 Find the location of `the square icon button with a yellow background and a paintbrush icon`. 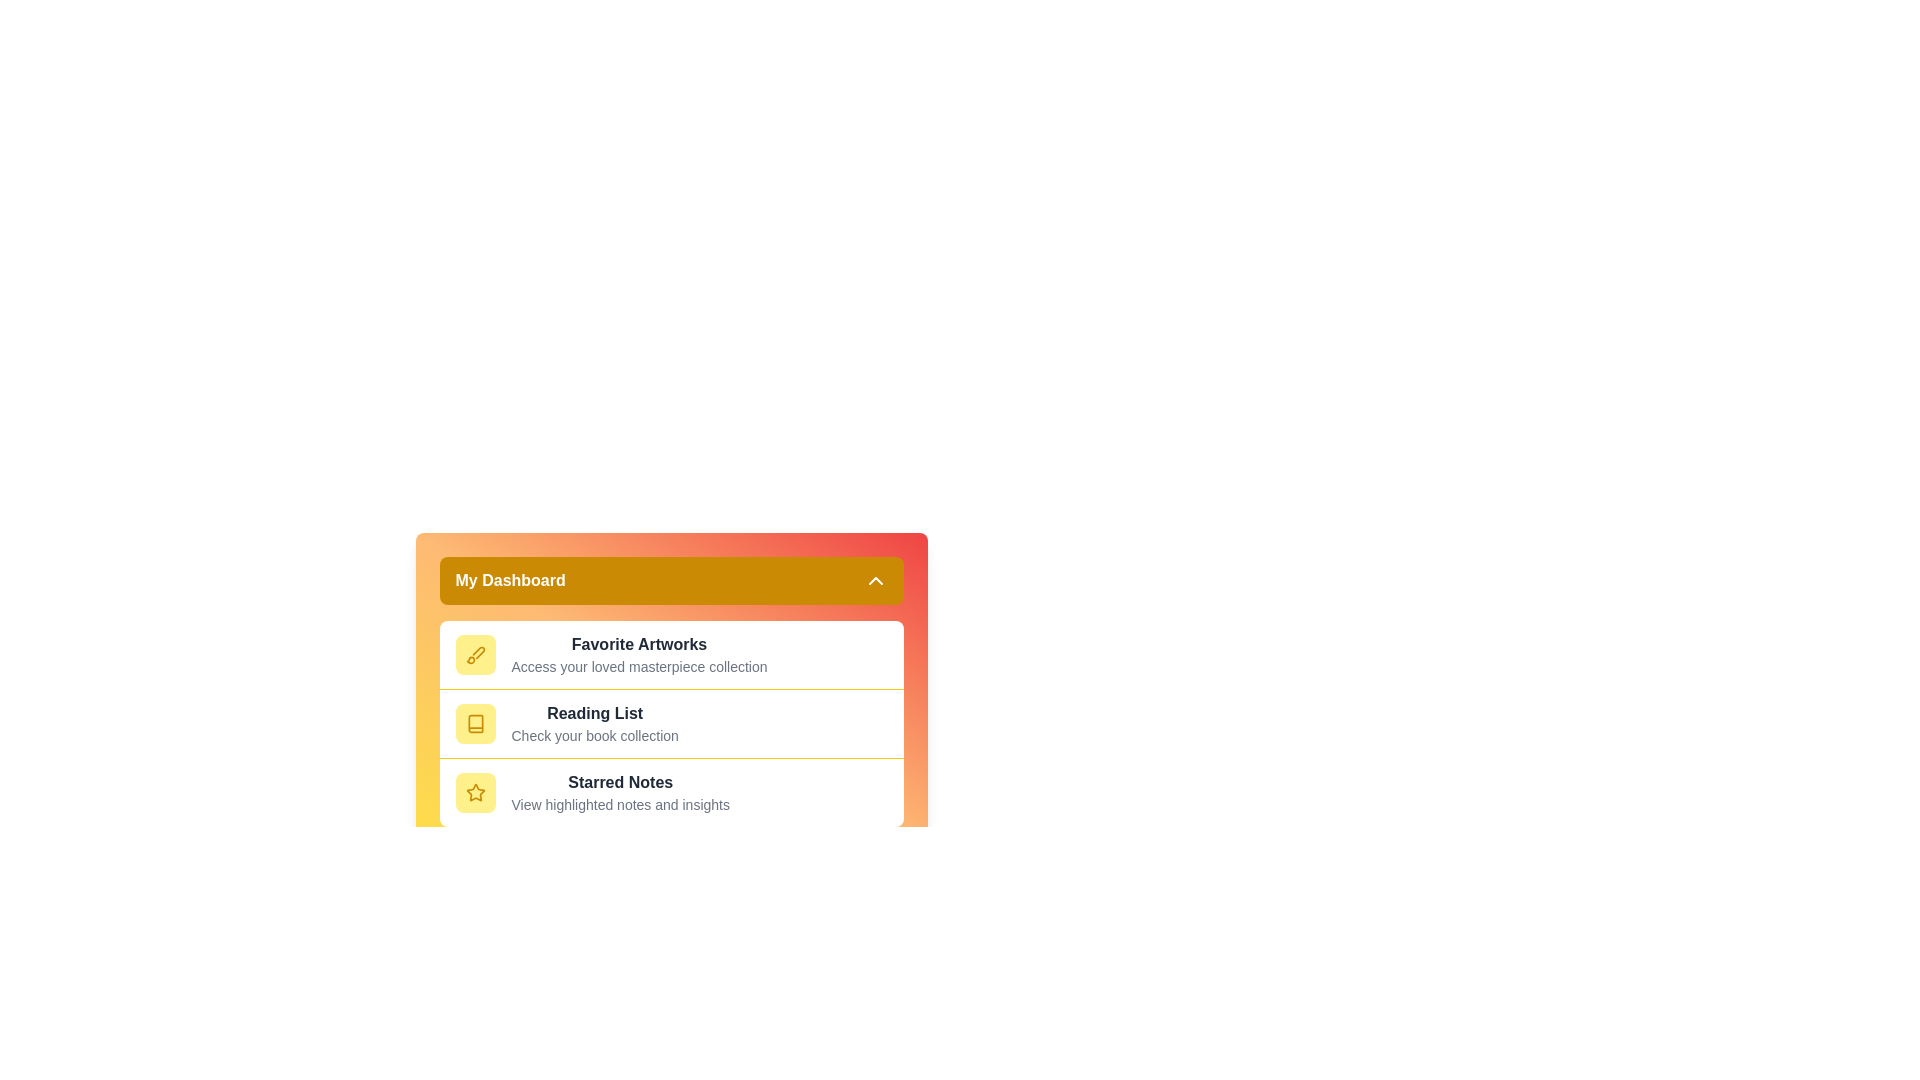

the square icon button with a yellow background and a paintbrush icon is located at coordinates (474, 655).